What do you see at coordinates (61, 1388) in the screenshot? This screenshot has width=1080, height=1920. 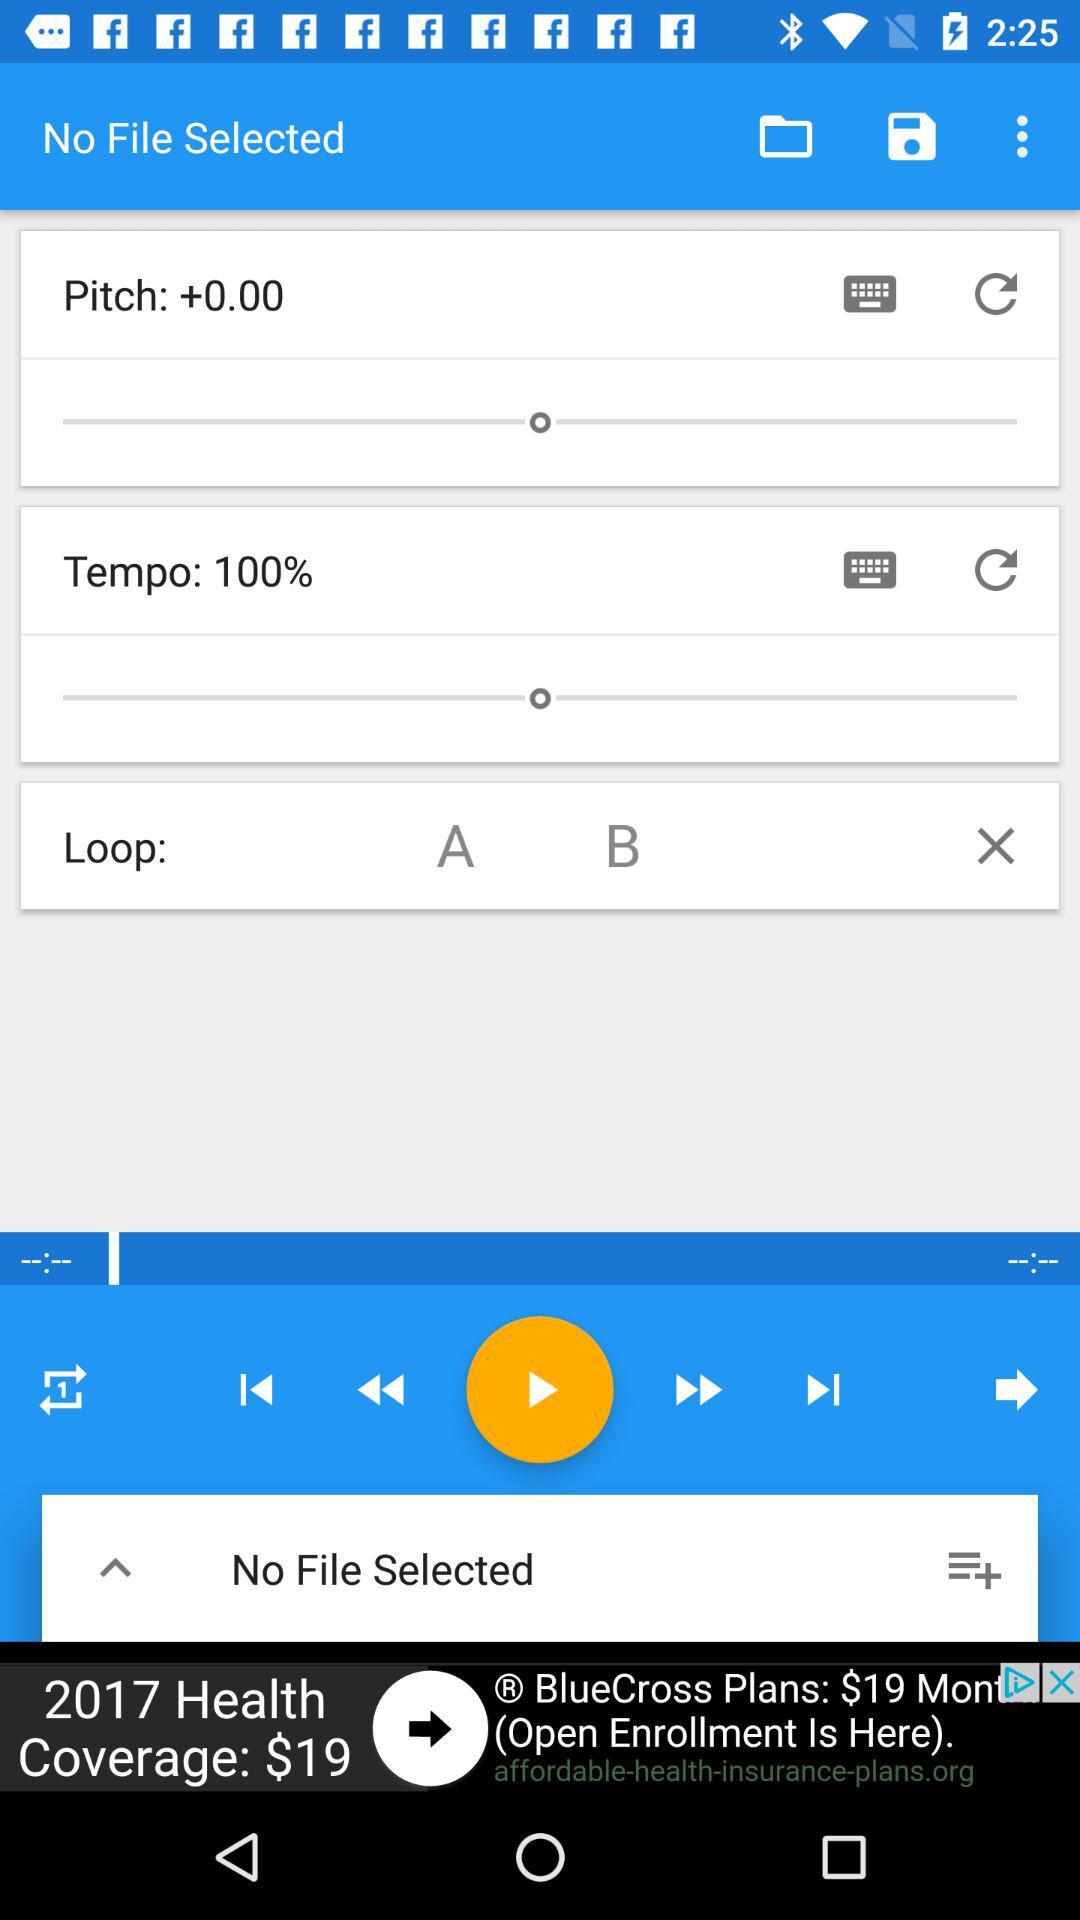 I see `again` at bounding box center [61, 1388].